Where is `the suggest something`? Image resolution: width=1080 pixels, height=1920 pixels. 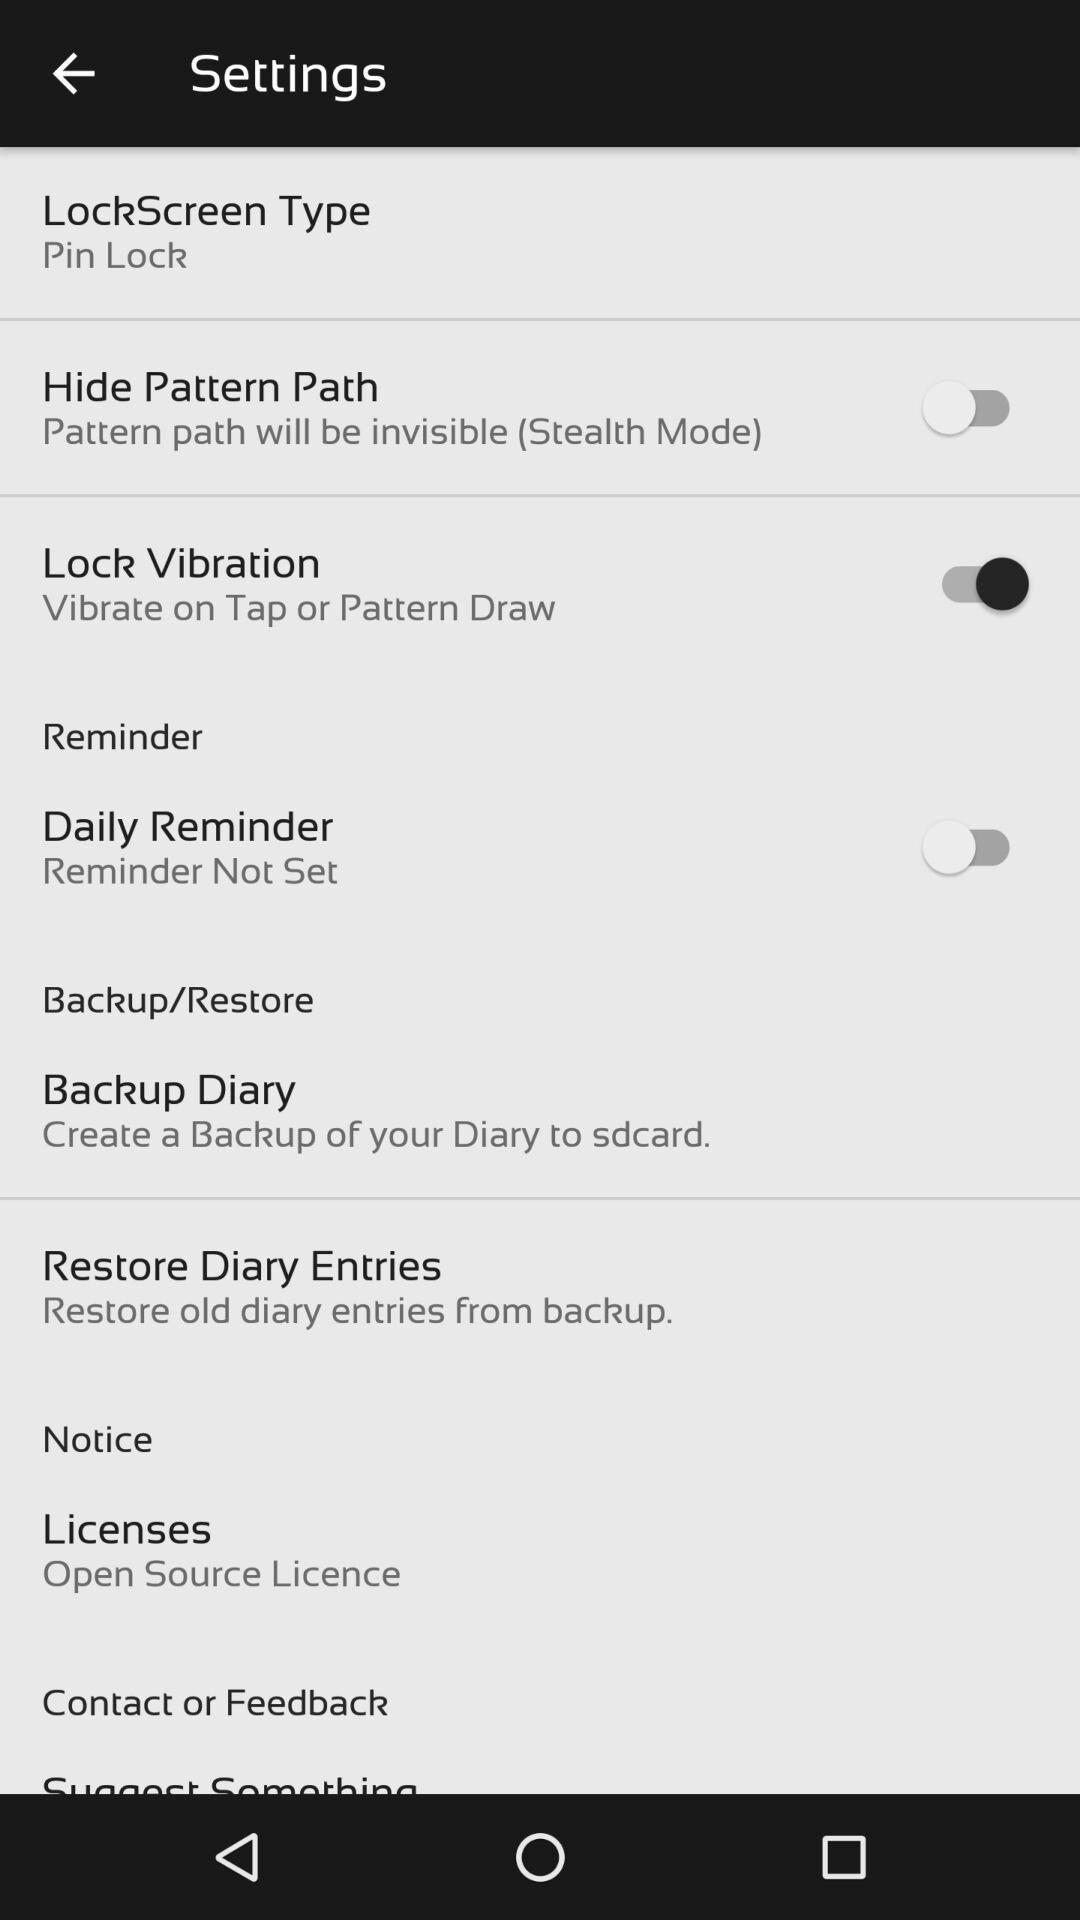 the suggest something is located at coordinates (229, 1781).